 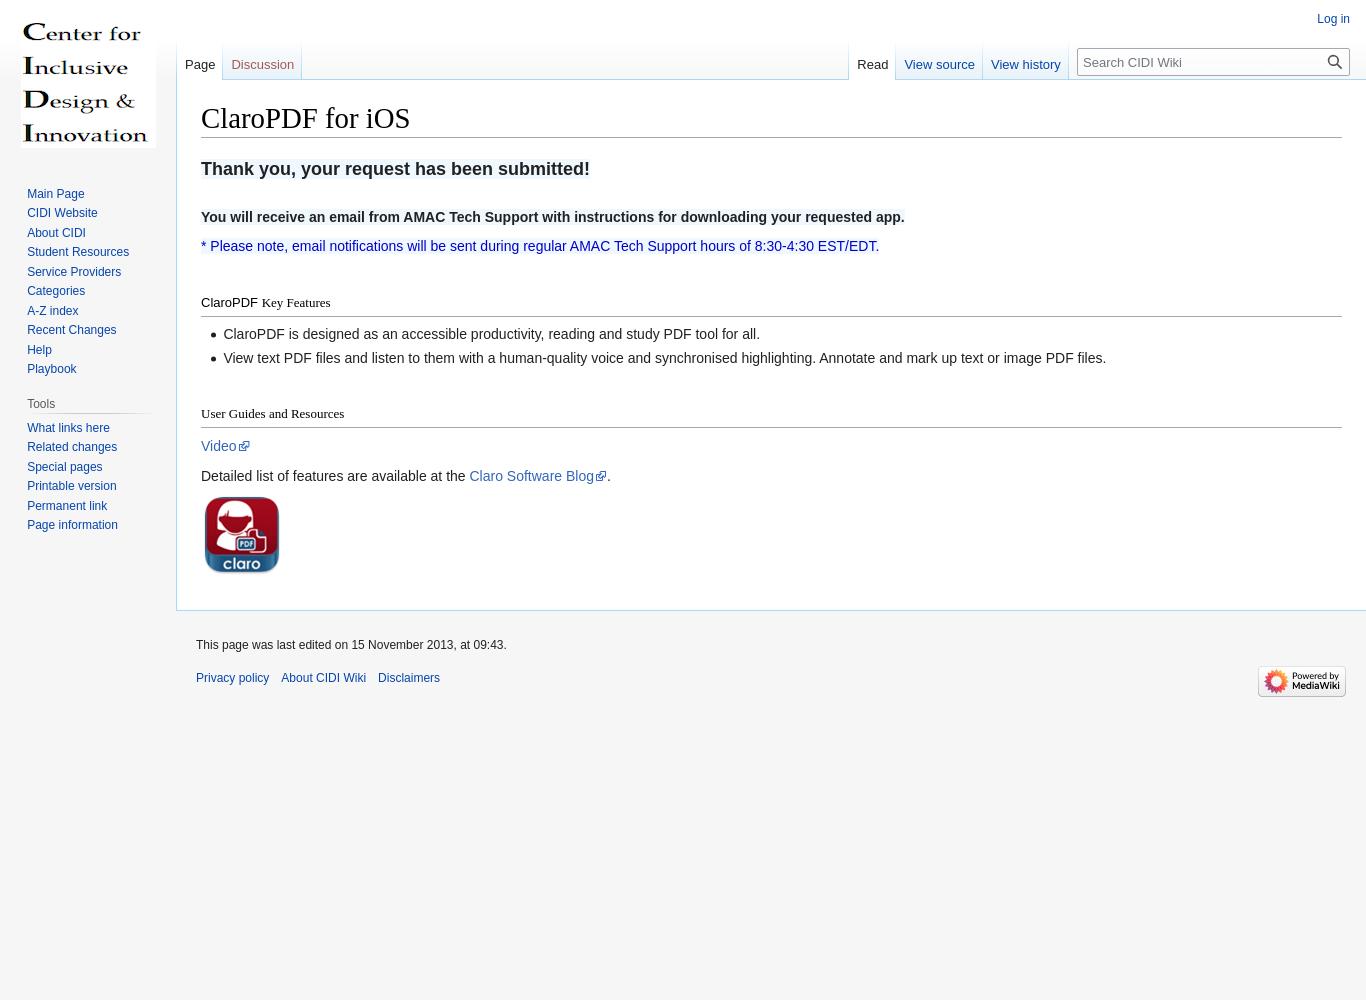 I want to click on 'Claro Software Blog', so click(x=468, y=474).